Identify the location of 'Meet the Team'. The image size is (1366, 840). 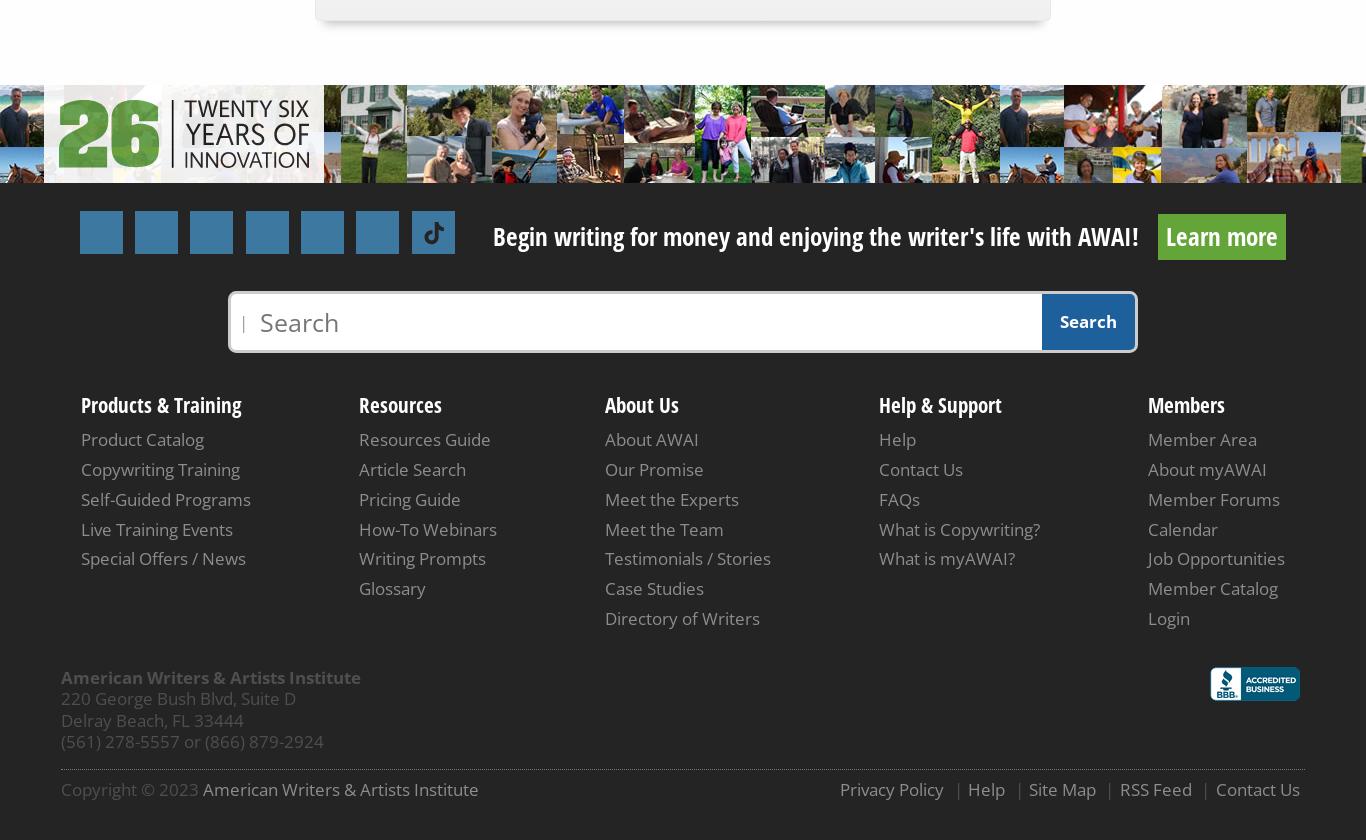
(663, 528).